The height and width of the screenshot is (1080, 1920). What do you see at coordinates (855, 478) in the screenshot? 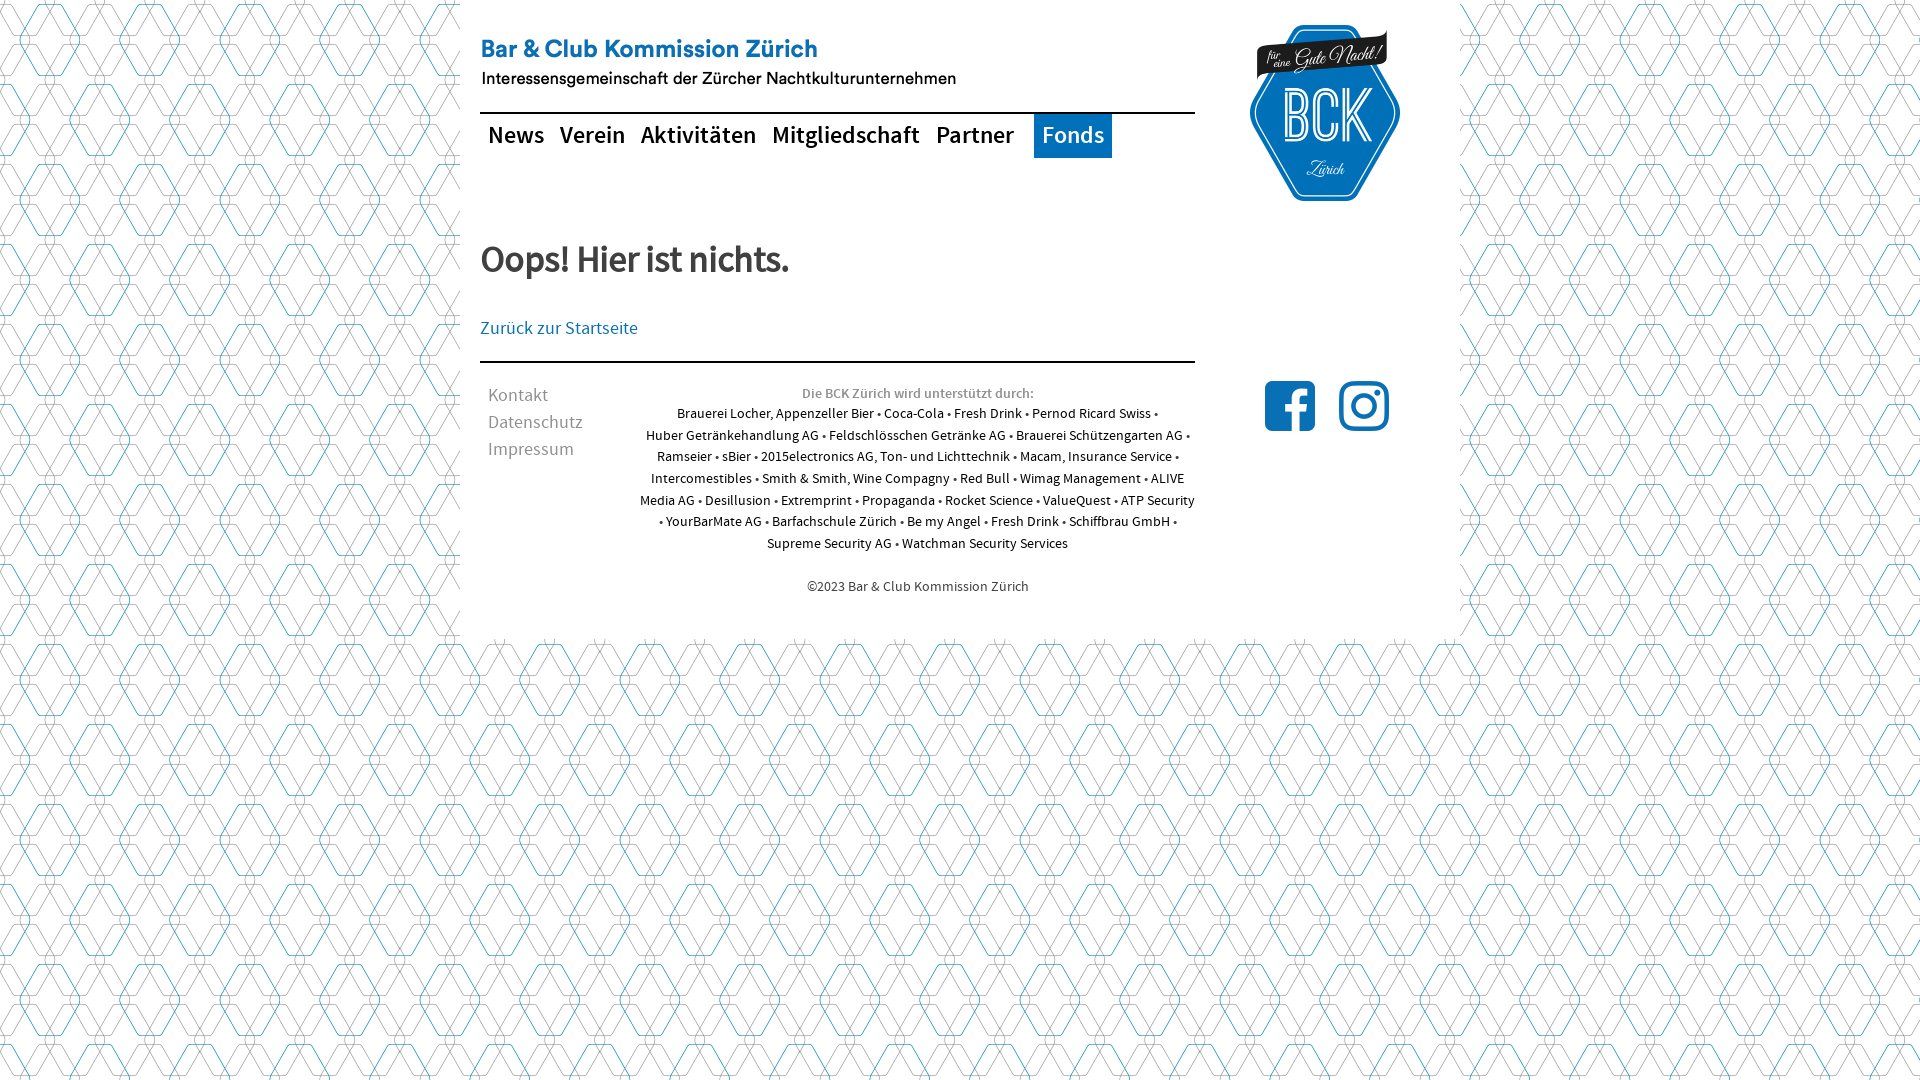
I see `'Smith & Smith, Wine Compagny'` at bounding box center [855, 478].